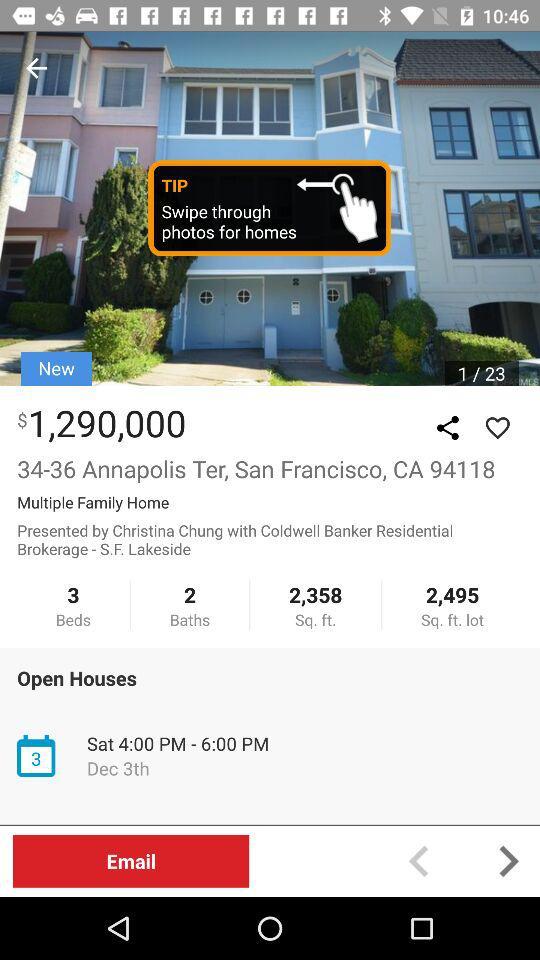 This screenshot has width=540, height=960. I want to click on previous, so click(36, 68).